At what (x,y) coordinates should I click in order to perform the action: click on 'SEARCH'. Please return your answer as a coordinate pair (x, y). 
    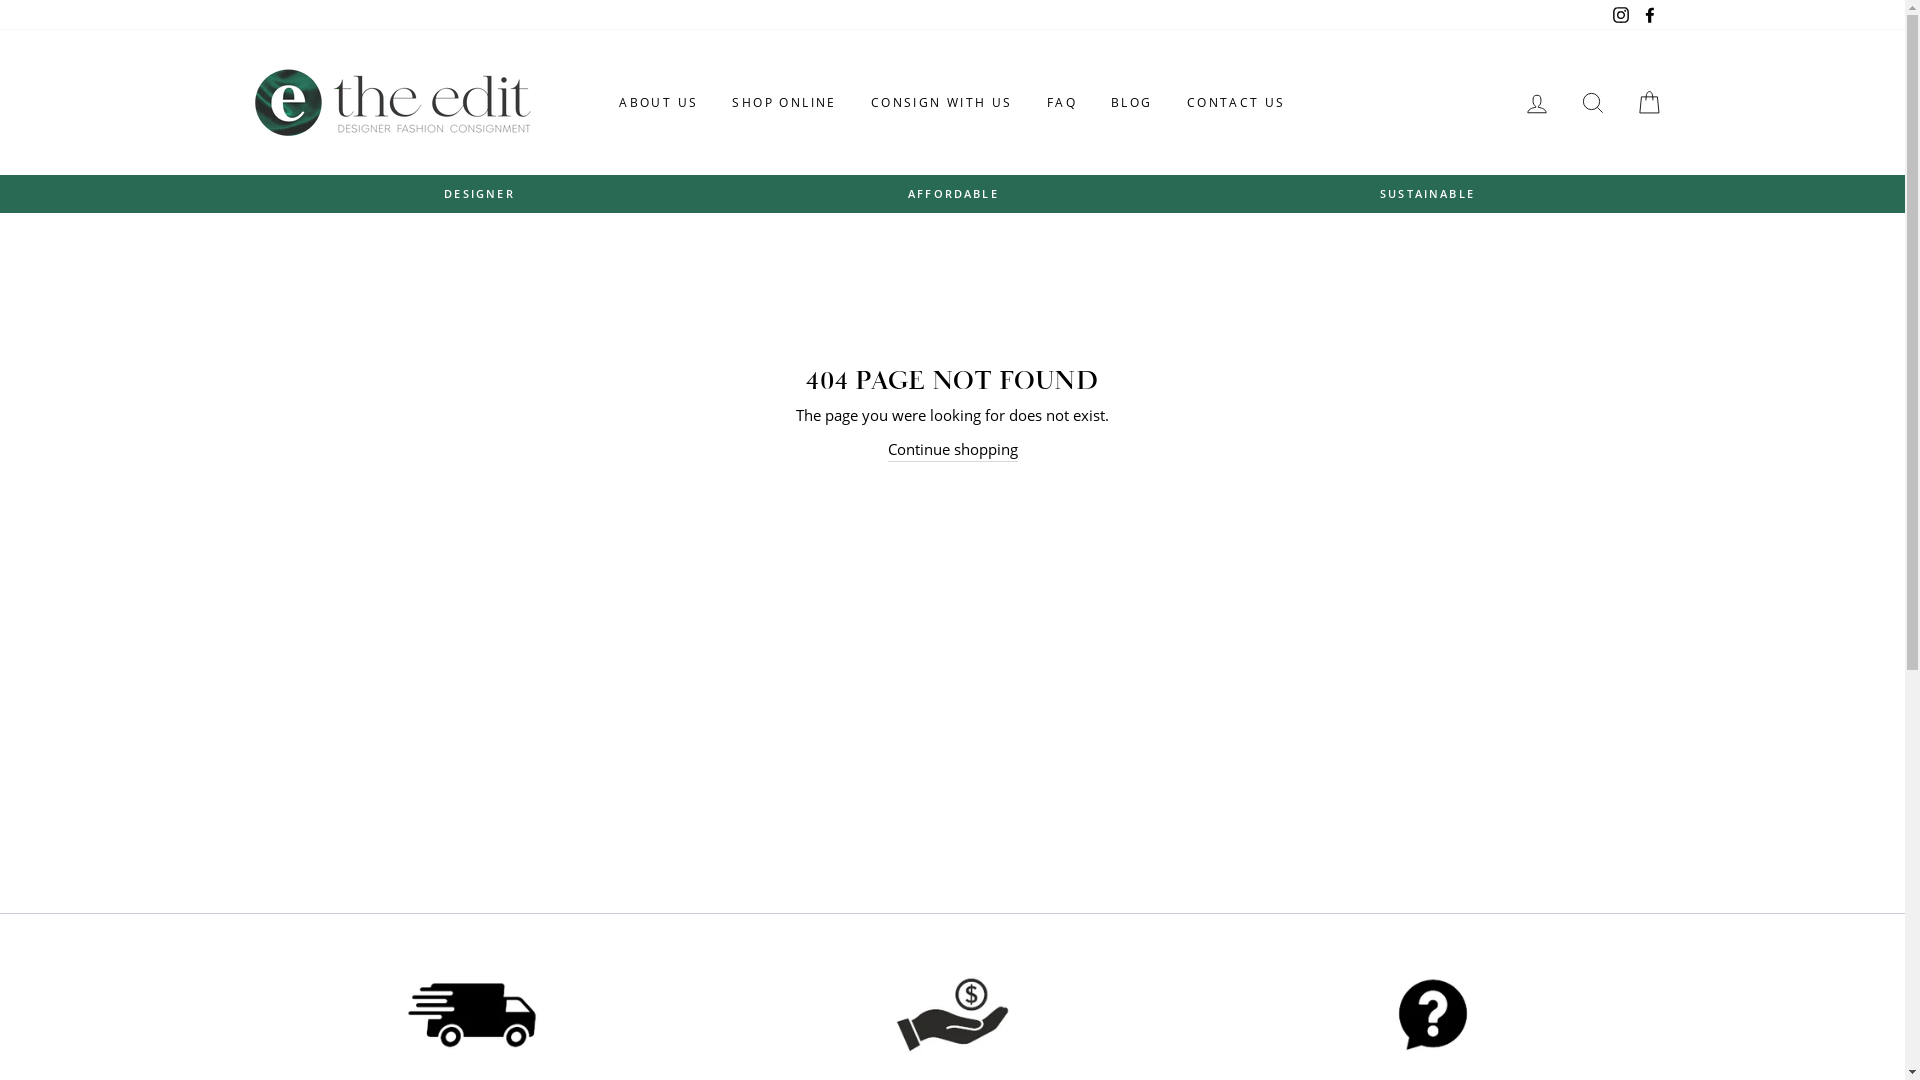
    Looking at the image, I should click on (1591, 102).